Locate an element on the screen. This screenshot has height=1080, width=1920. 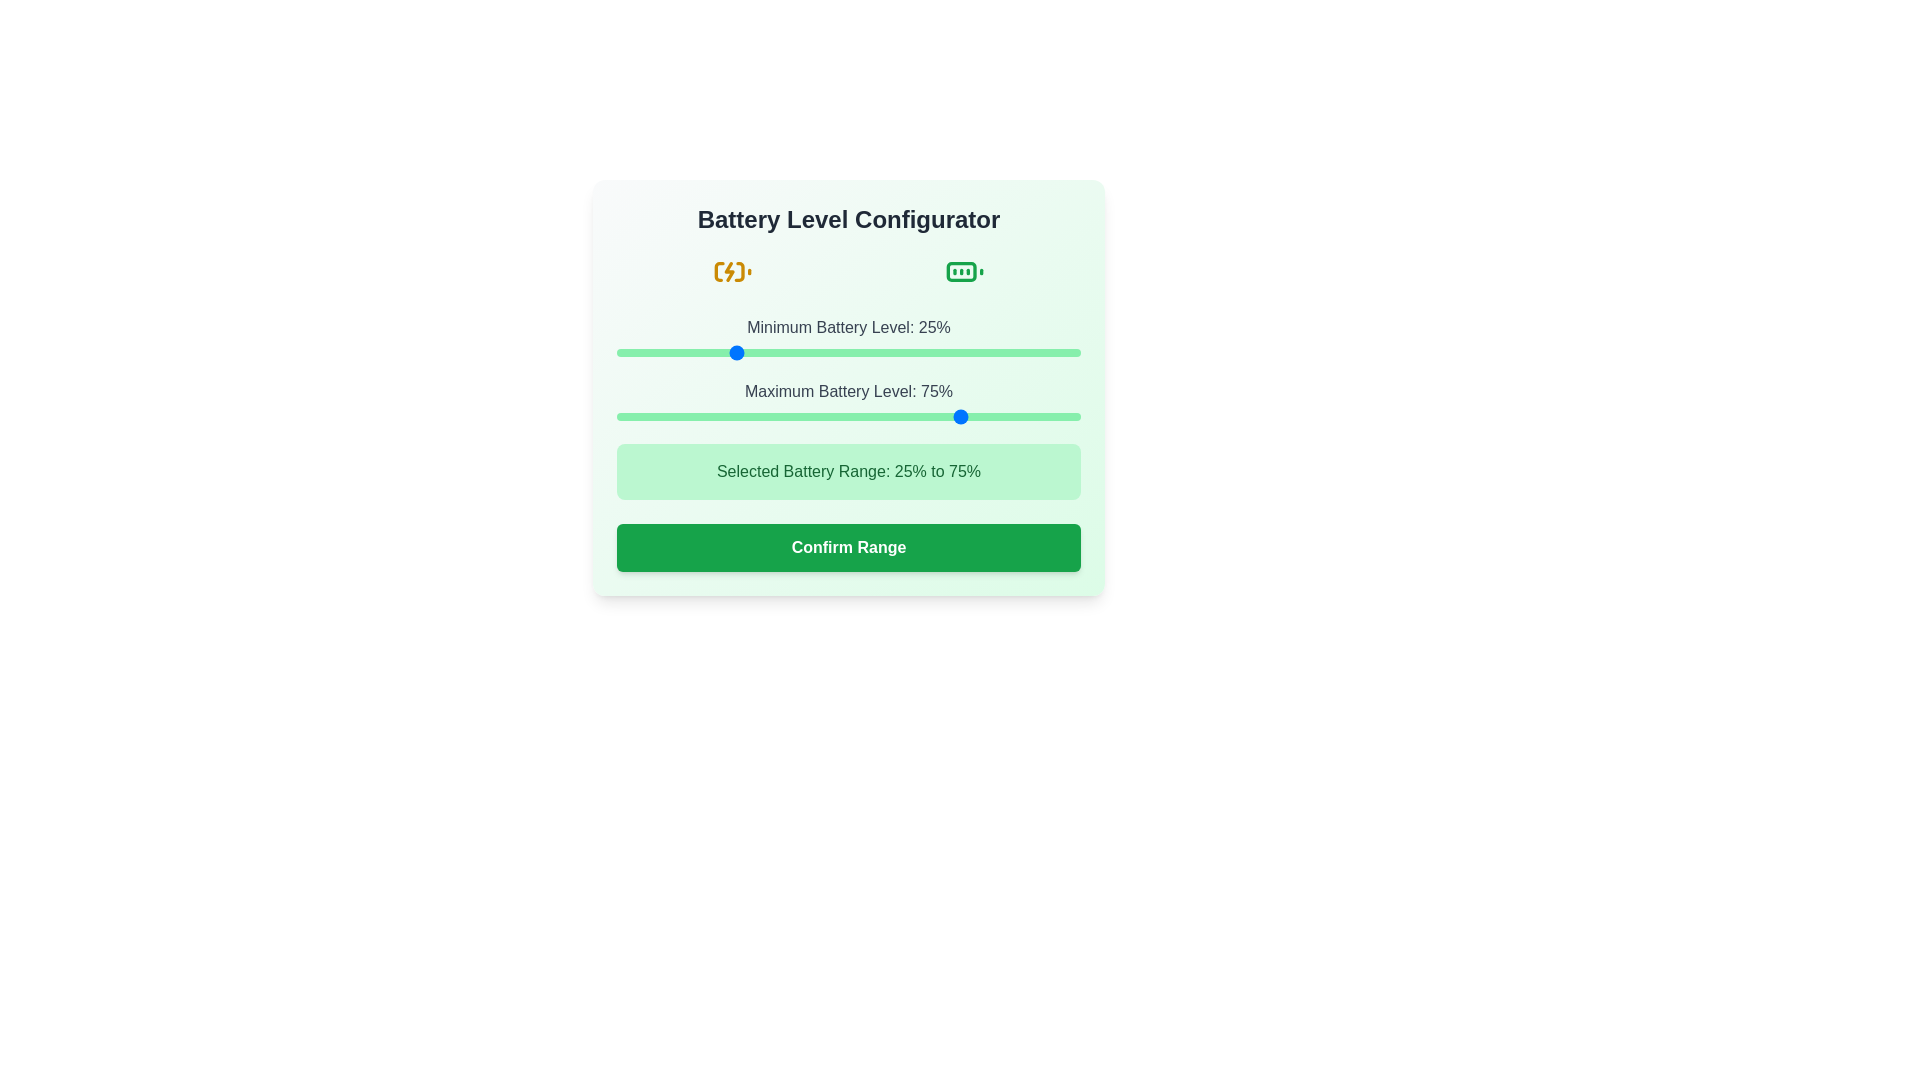
the minimum battery level is located at coordinates (1039, 352).